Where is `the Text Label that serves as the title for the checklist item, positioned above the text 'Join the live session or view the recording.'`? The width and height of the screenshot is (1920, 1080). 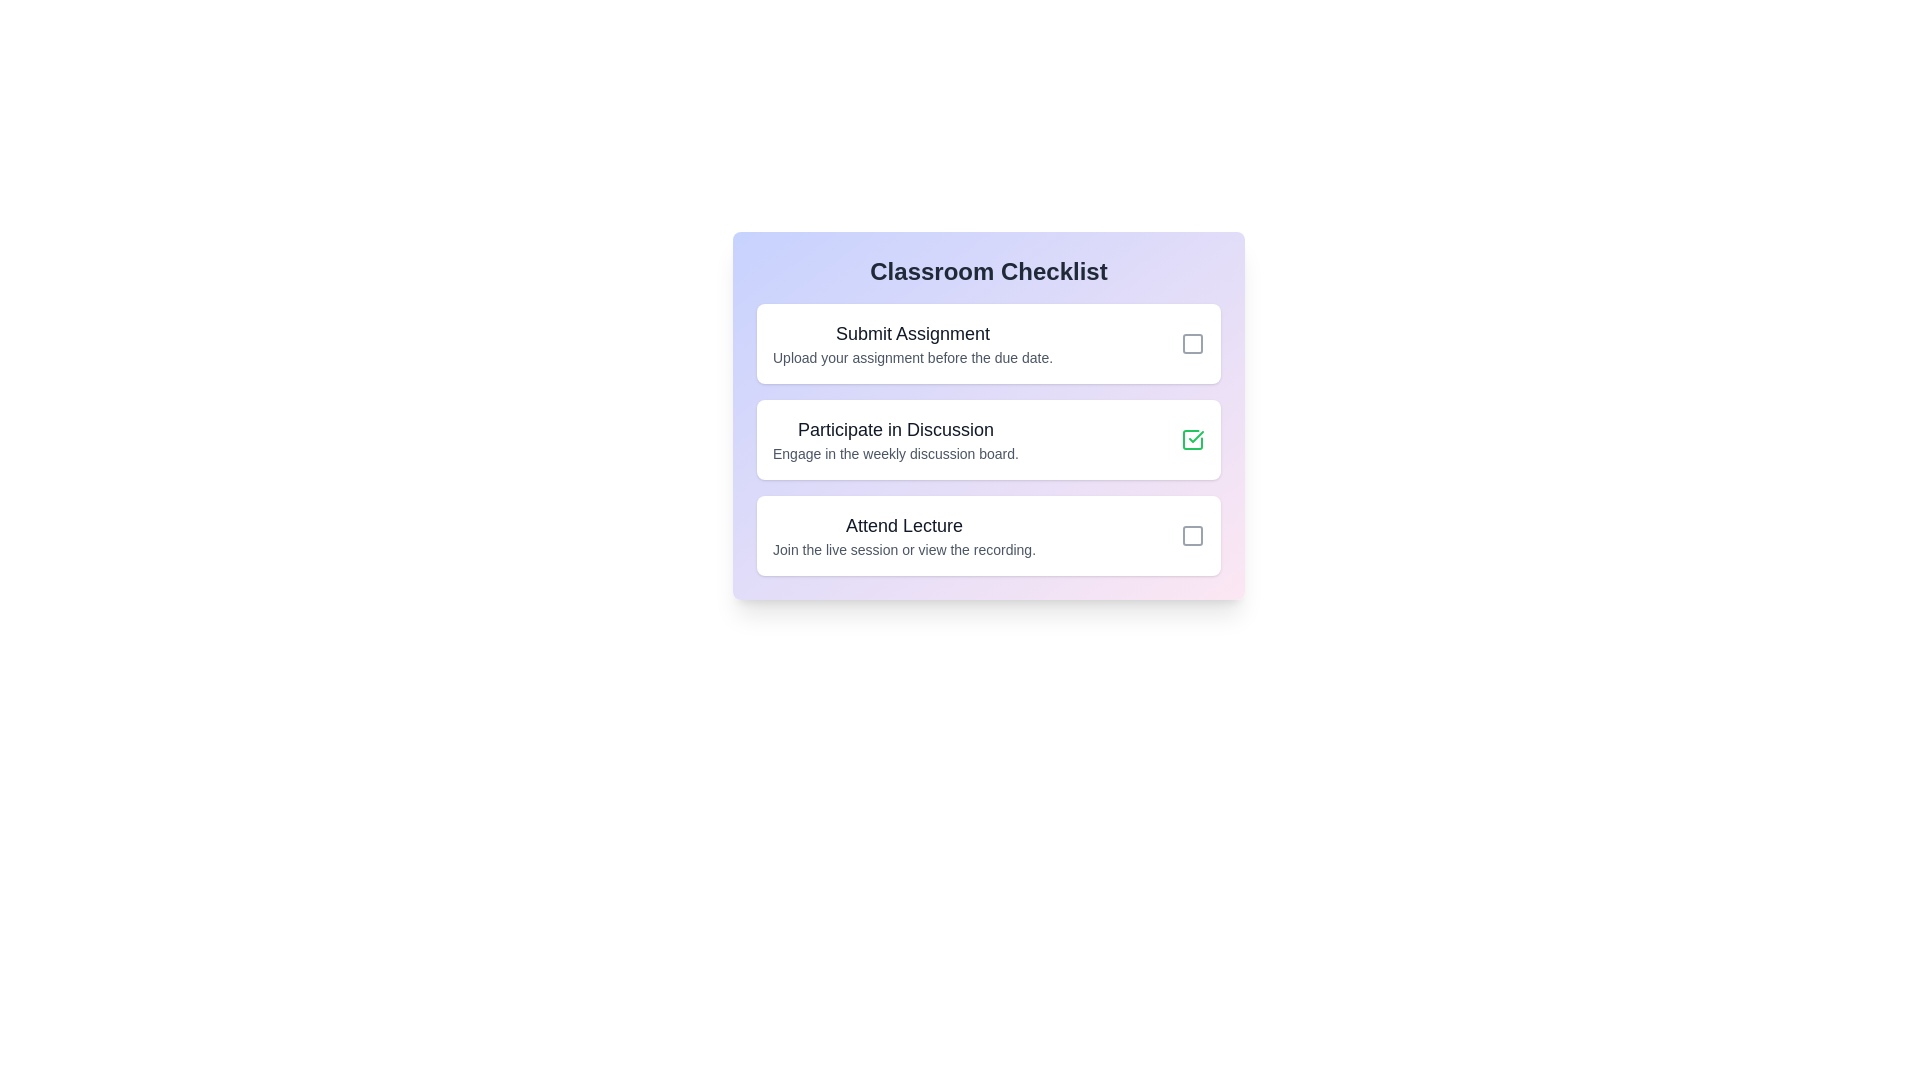
the Text Label that serves as the title for the checklist item, positioned above the text 'Join the live session or view the recording.' is located at coordinates (903, 524).